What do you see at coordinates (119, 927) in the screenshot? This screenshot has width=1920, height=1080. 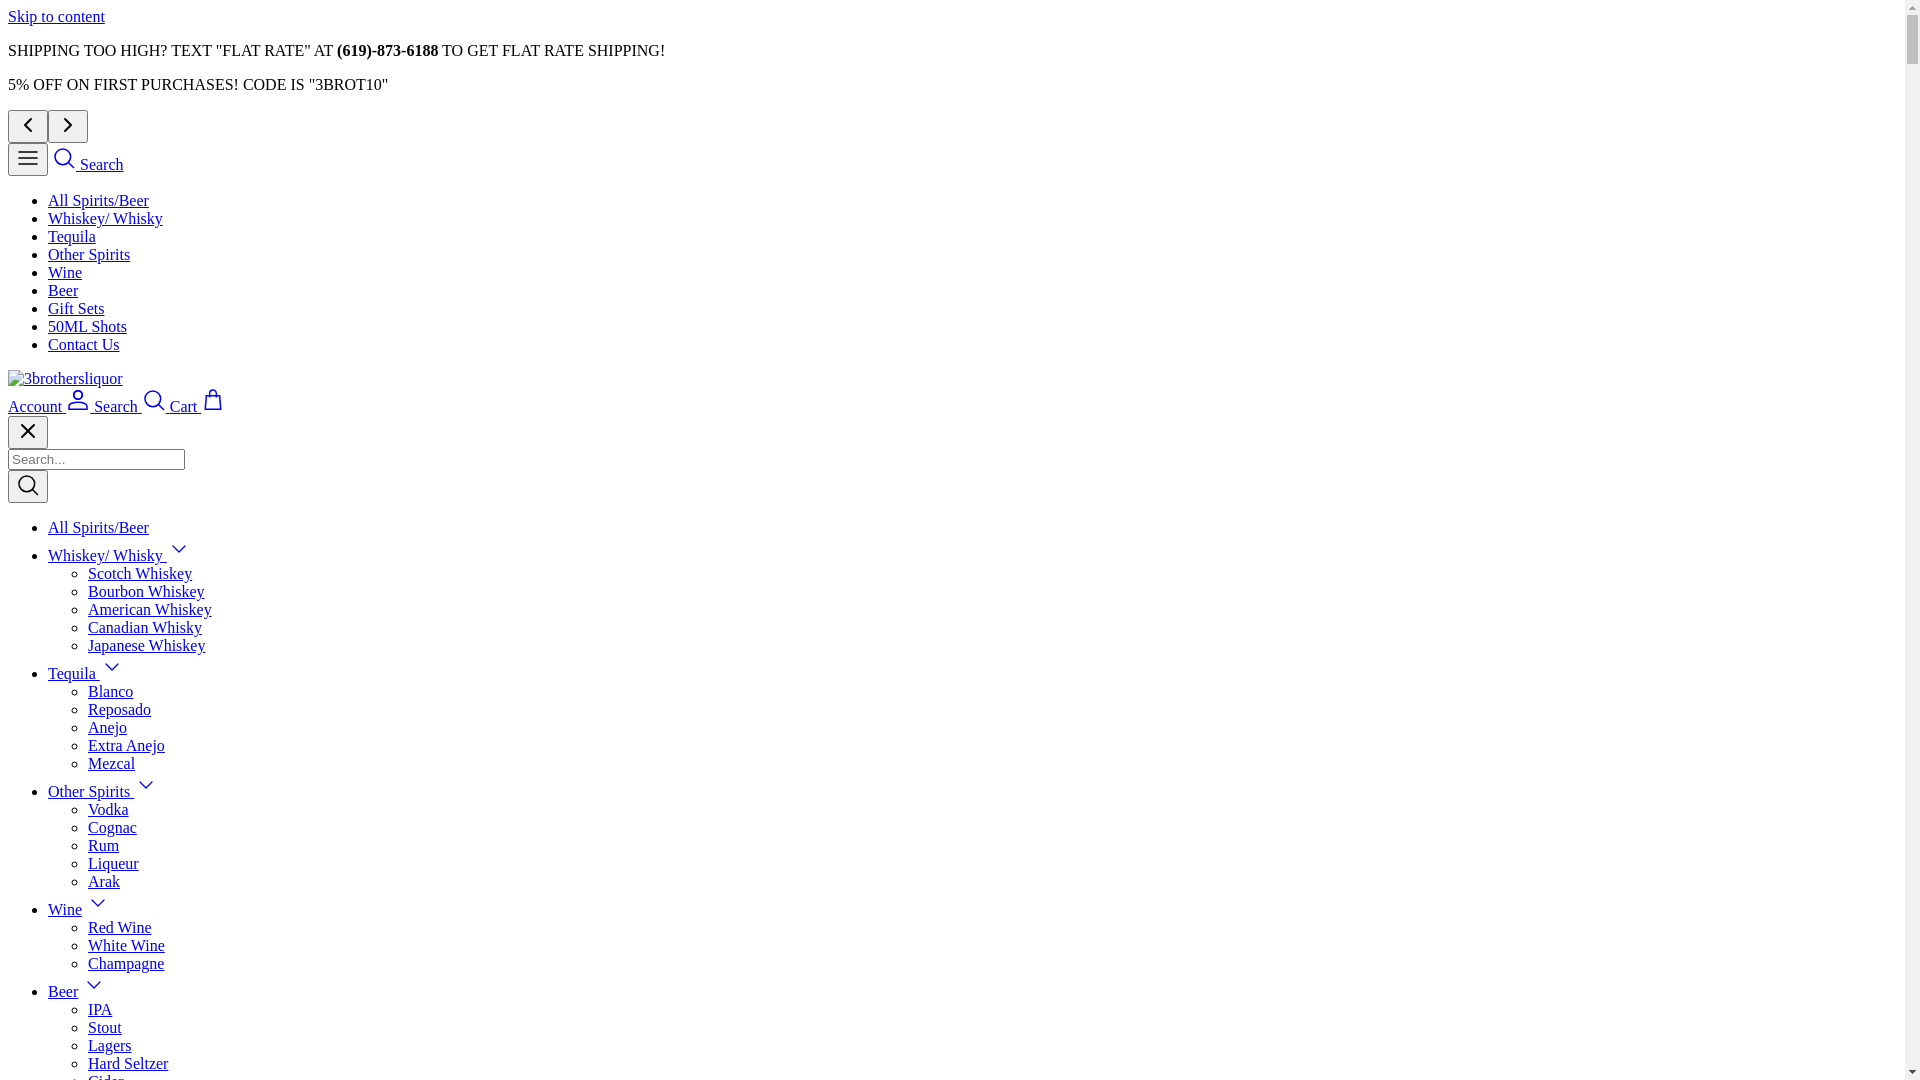 I see `'Red Wine'` at bounding box center [119, 927].